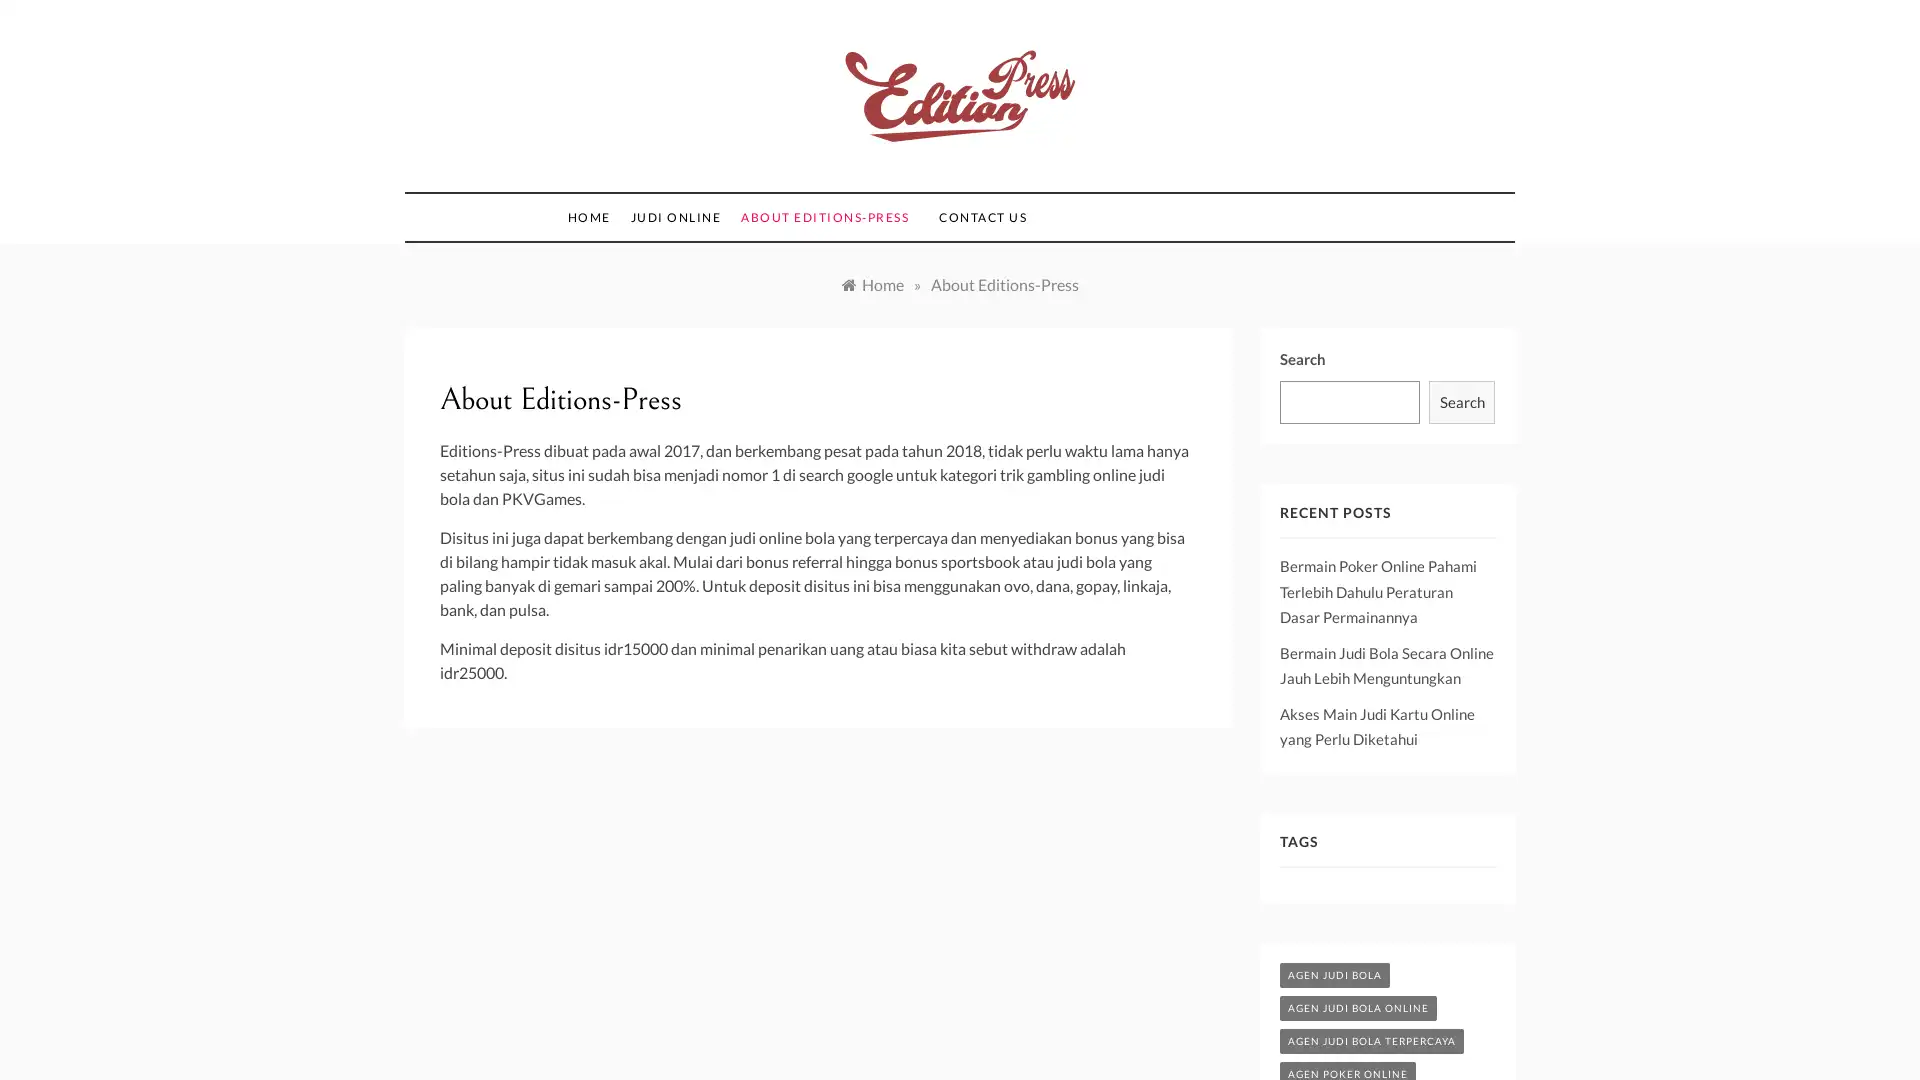  I want to click on Search, so click(1462, 401).